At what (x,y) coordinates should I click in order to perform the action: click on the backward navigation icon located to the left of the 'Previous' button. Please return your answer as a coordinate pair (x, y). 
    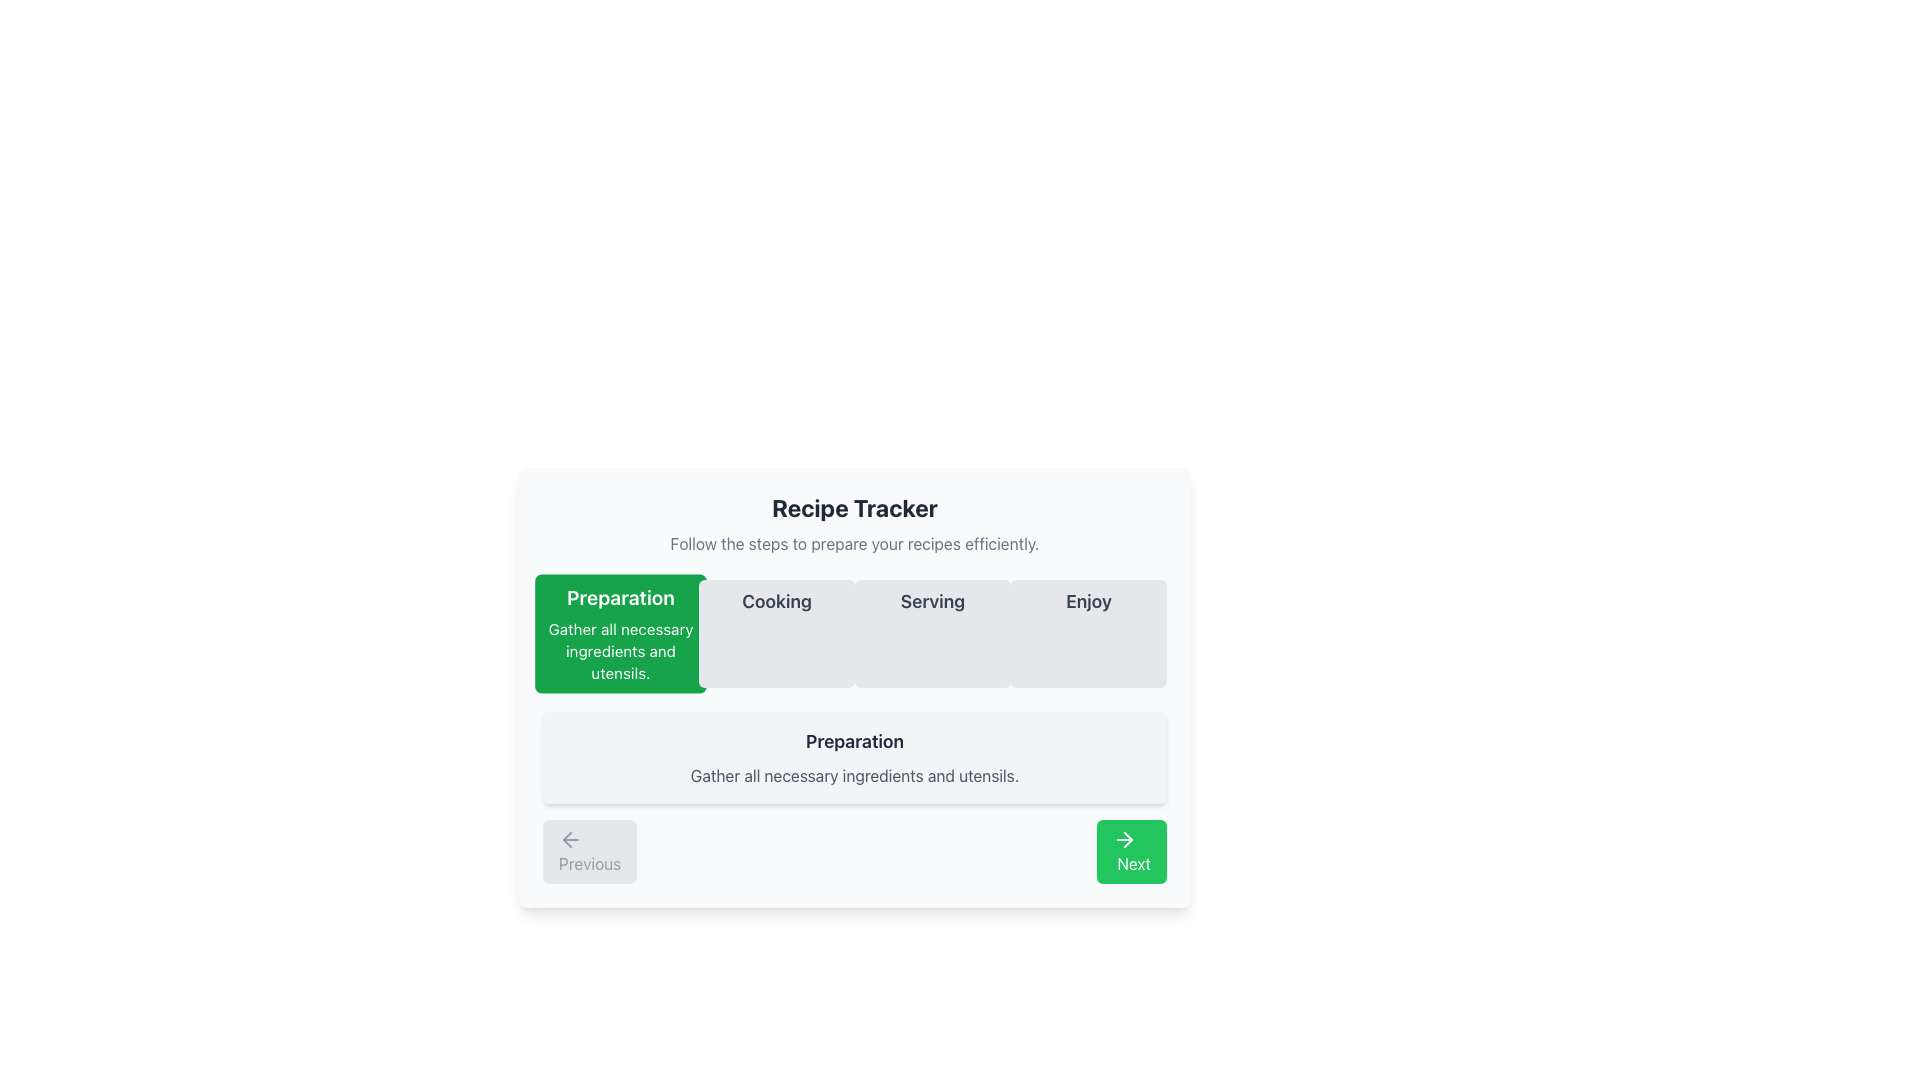
    Looking at the image, I should click on (570, 840).